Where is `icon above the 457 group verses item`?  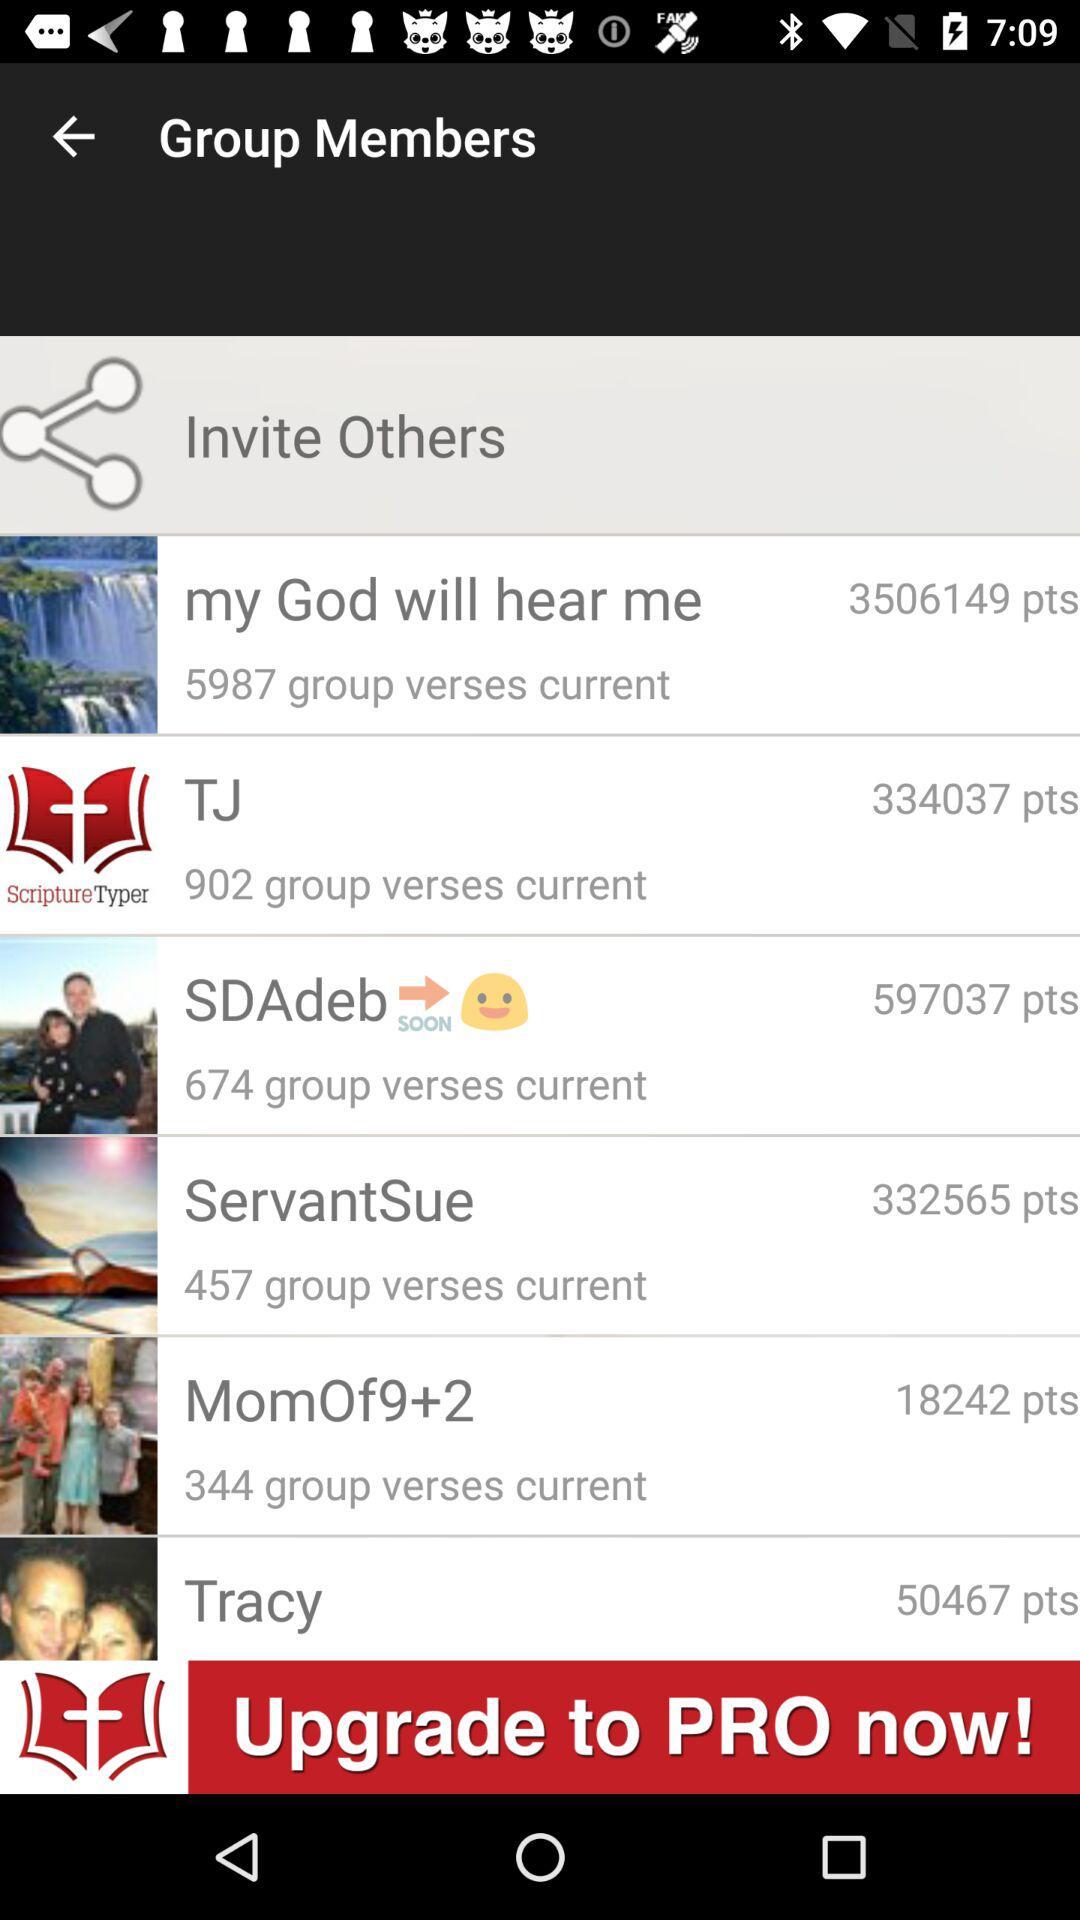
icon above the 457 group verses item is located at coordinates (526, 1198).